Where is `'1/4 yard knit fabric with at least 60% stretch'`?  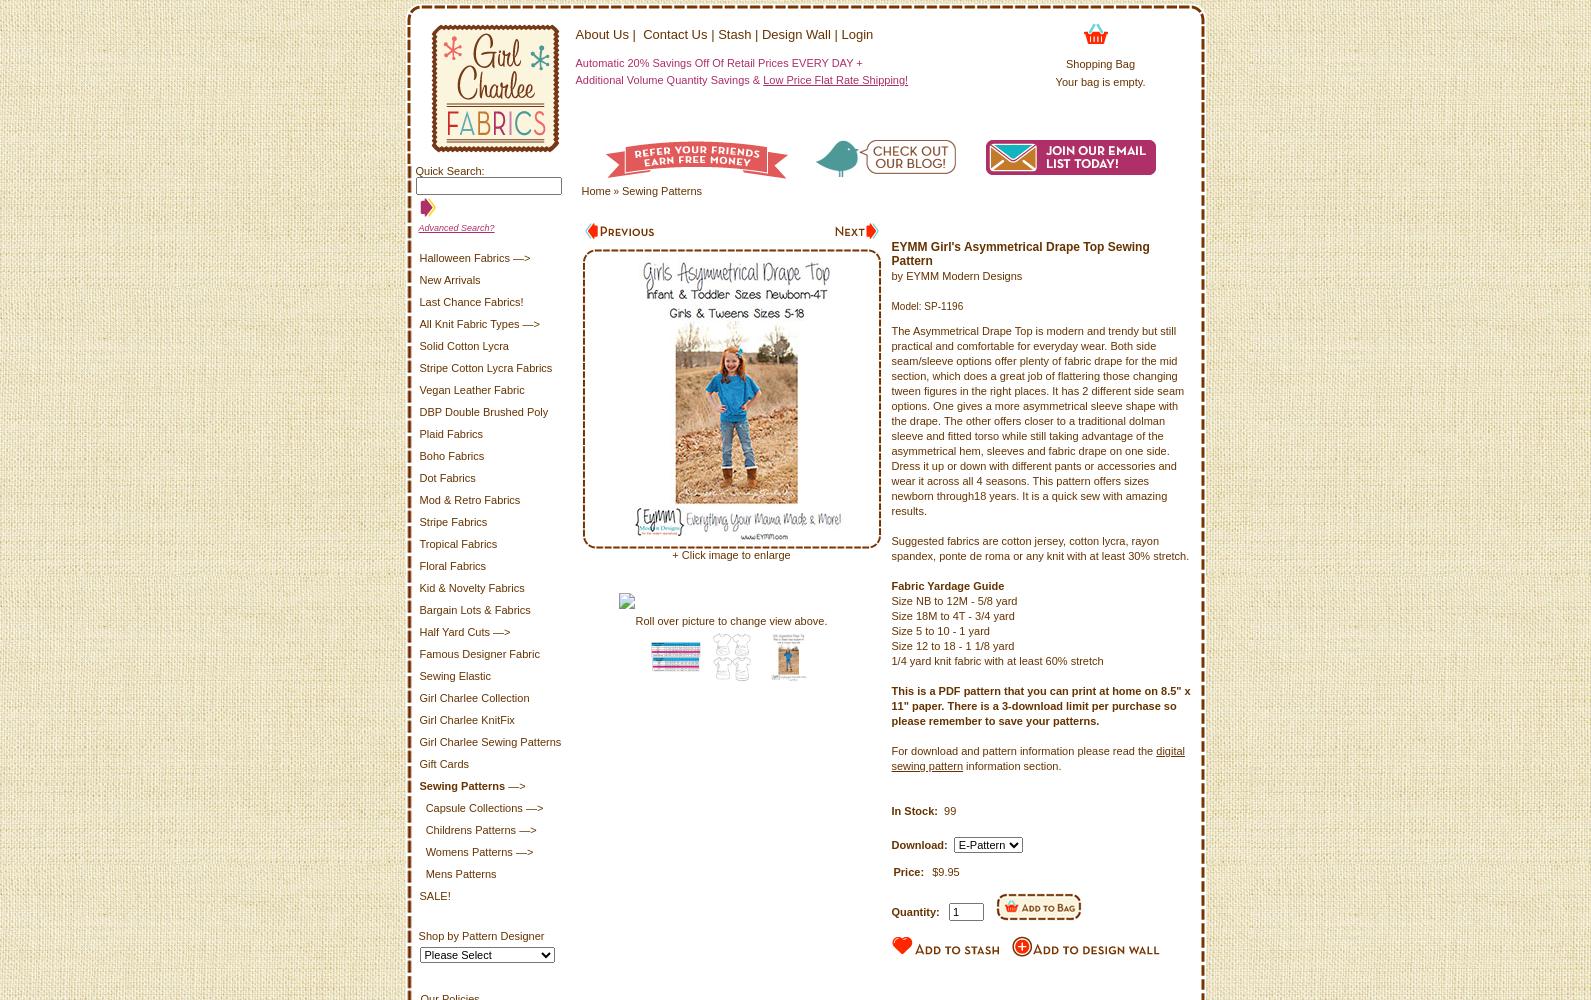
'1/4 yard knit fabric with at least 60% stretch' is located at coordinates (996, 661).